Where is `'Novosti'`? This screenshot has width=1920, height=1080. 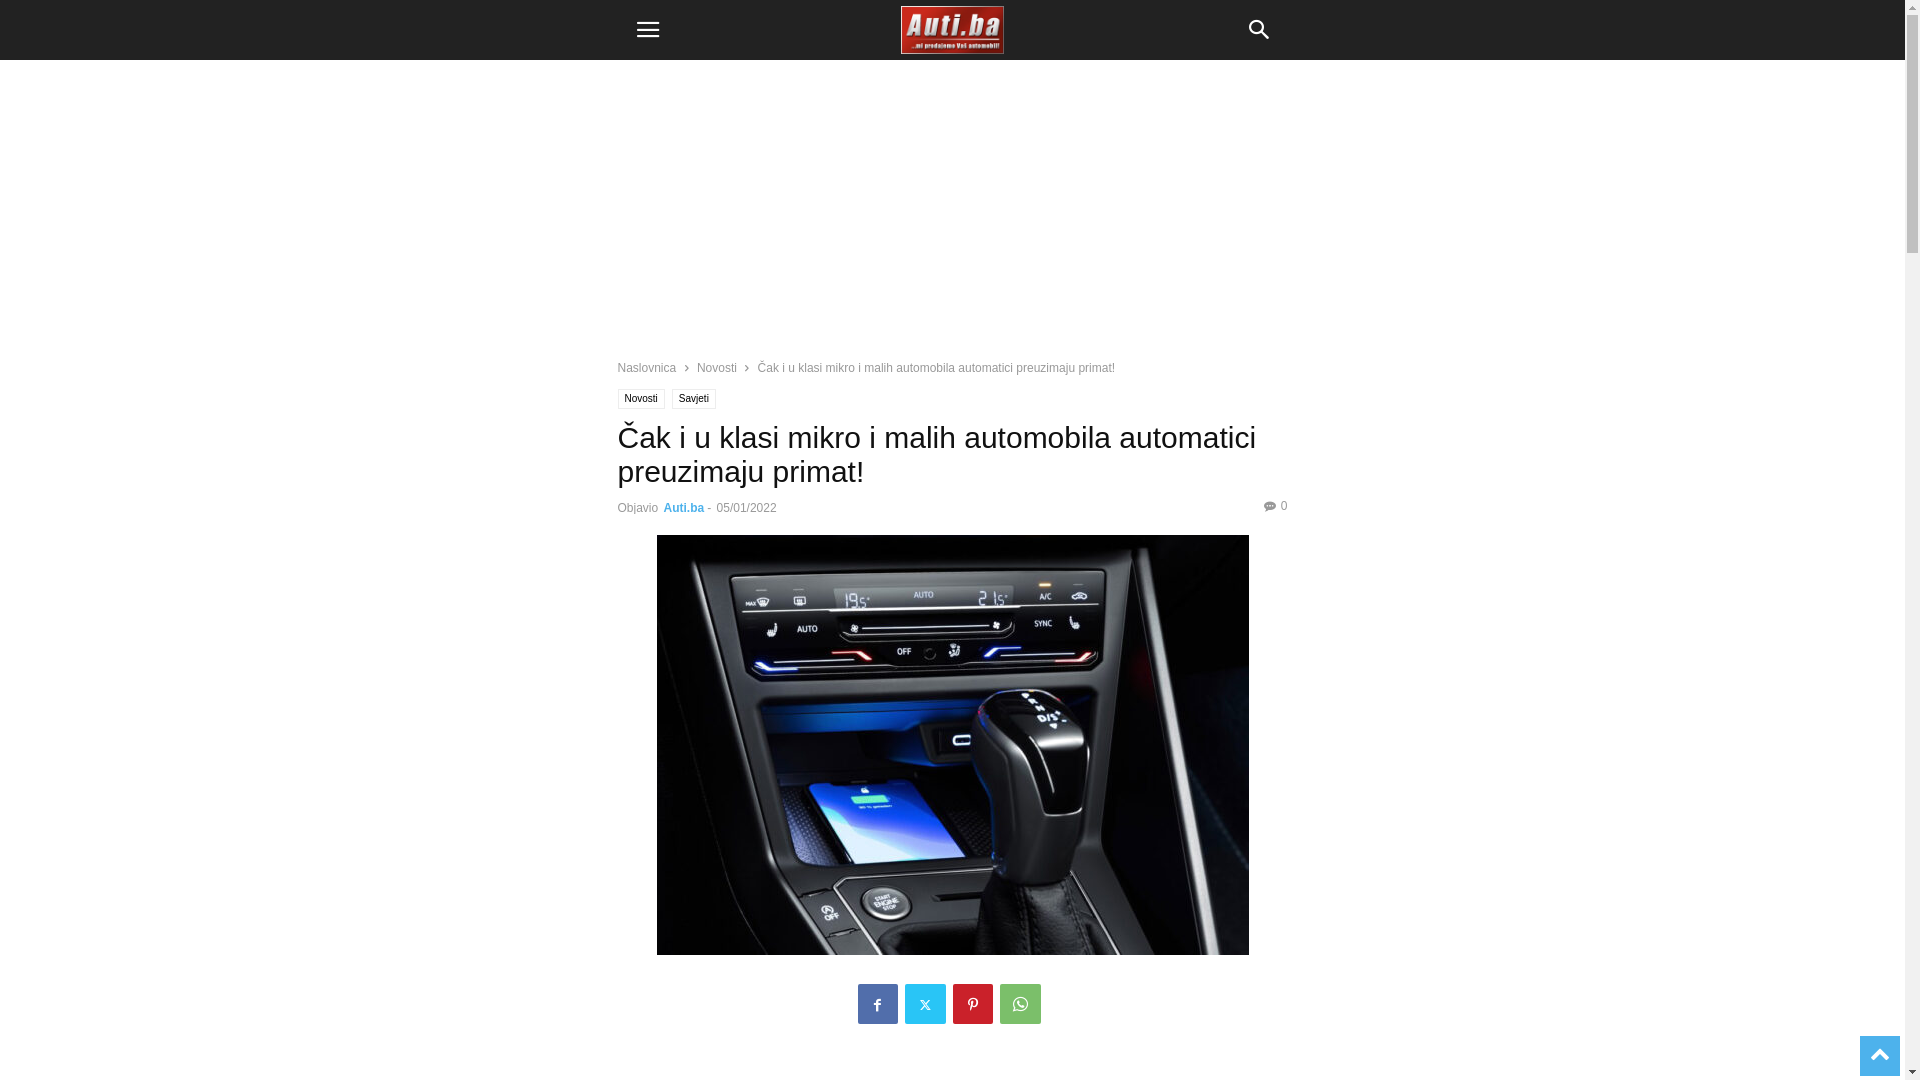 'Novosti' is located at coordinates (641, 398).